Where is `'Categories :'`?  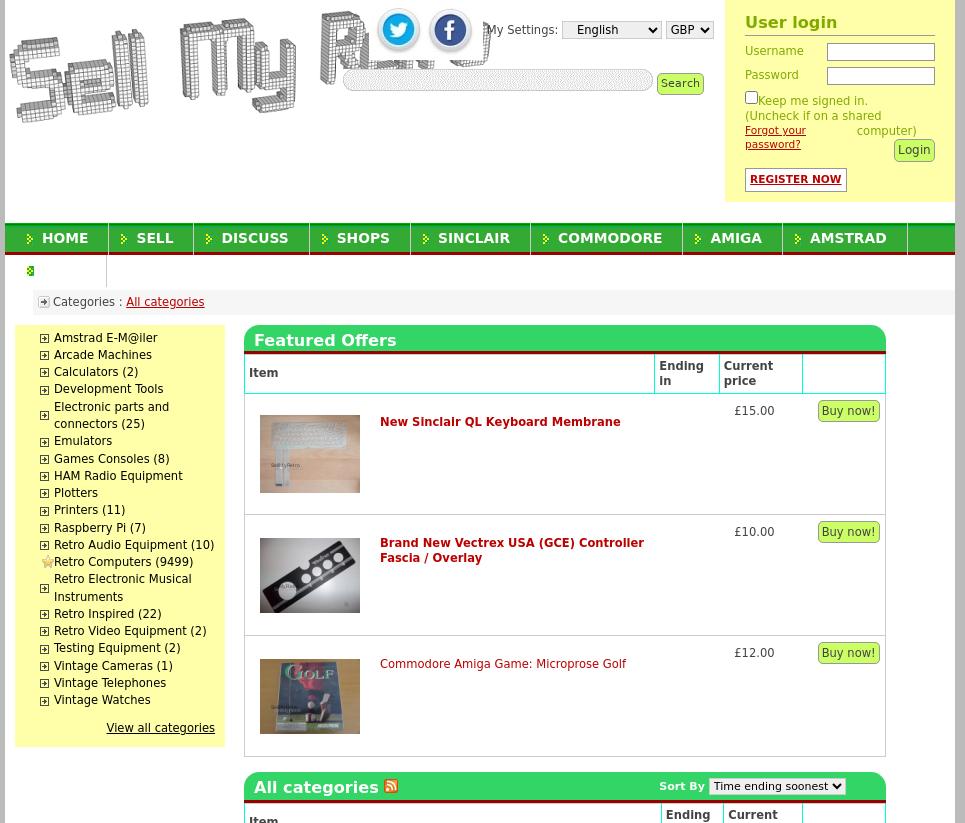 'Categories :' is located at coordinates (88, 299).